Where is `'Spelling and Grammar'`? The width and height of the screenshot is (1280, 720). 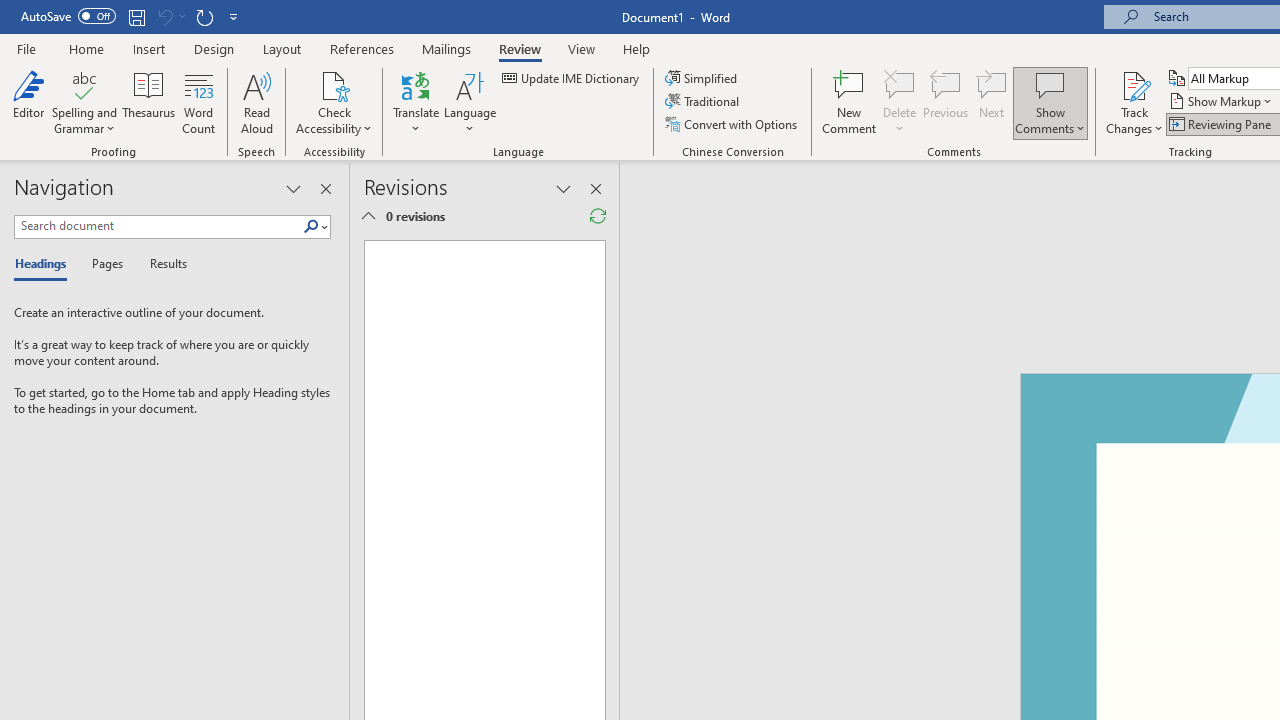 'Spelling and Grammar' is located at coordinates (84, 84).